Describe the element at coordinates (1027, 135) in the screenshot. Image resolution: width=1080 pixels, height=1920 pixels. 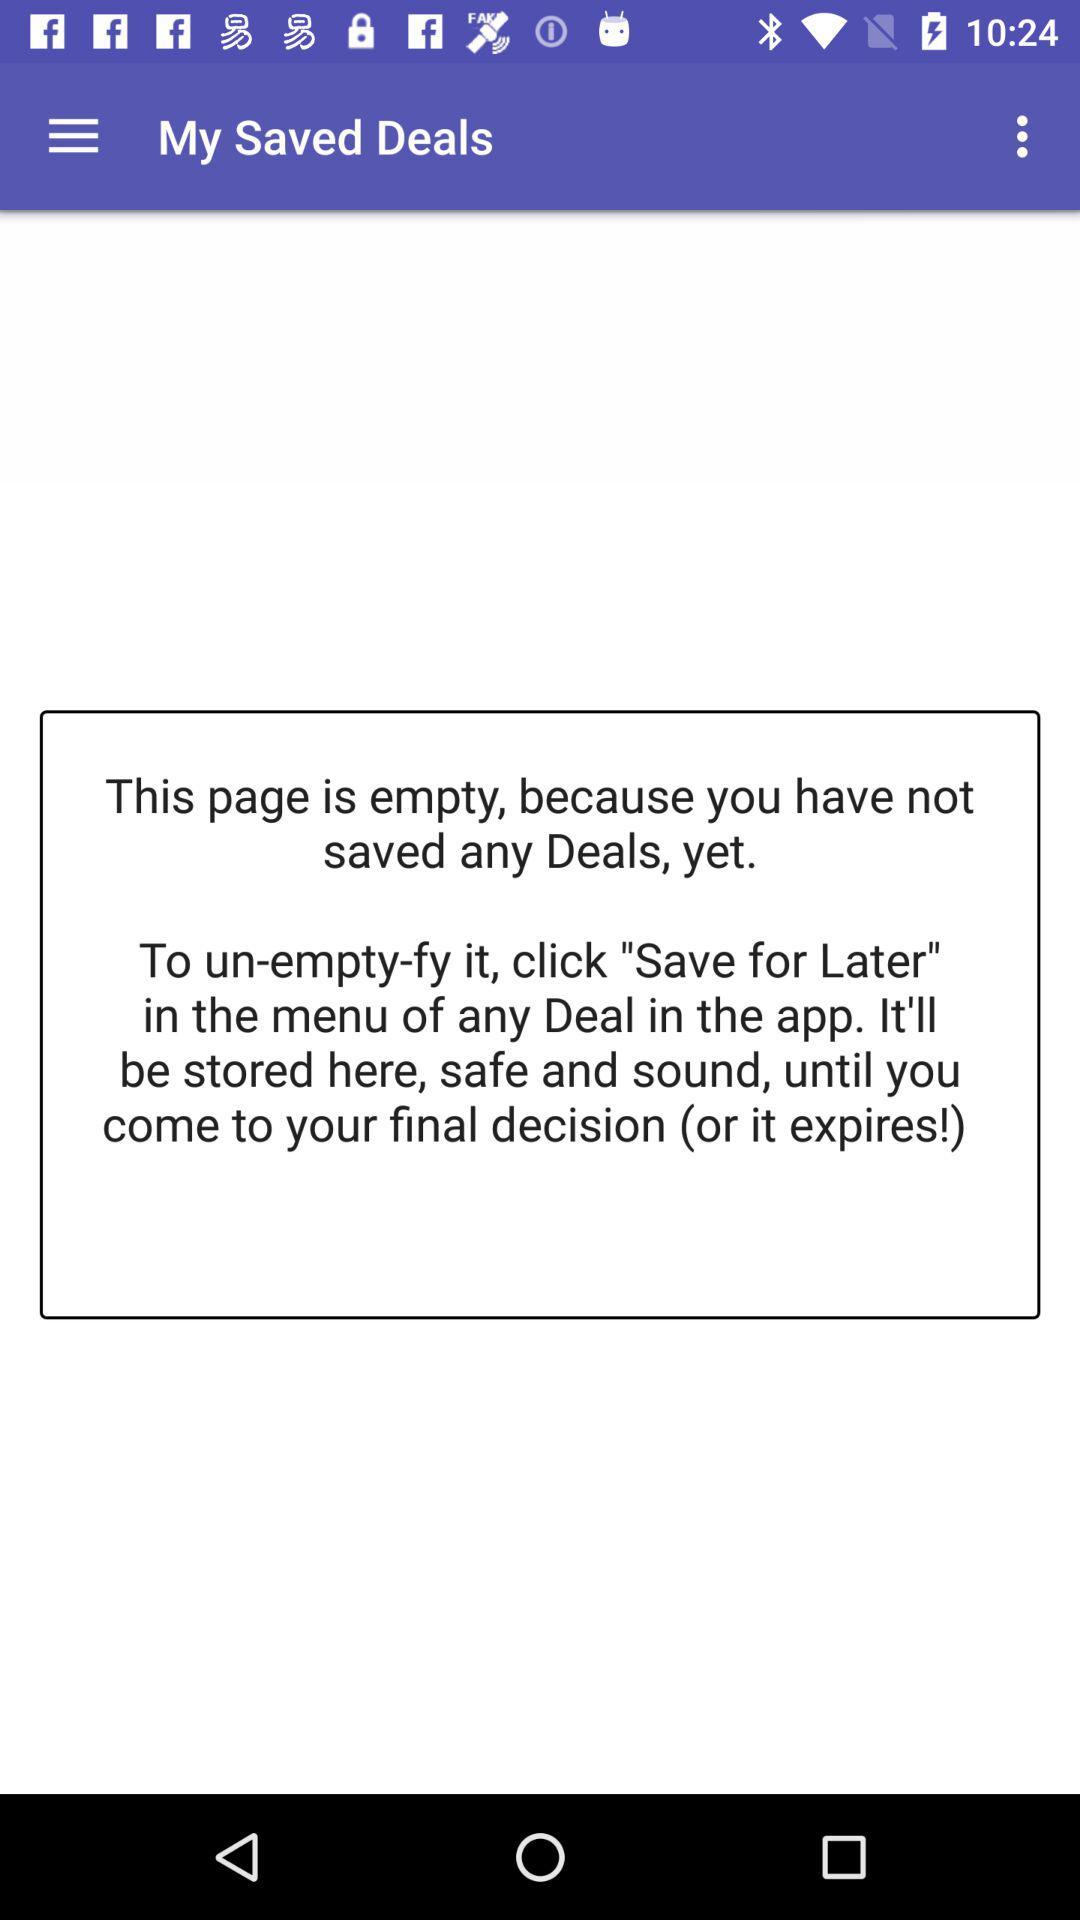
I see `the app to the right of the my saved deals app` at that location.